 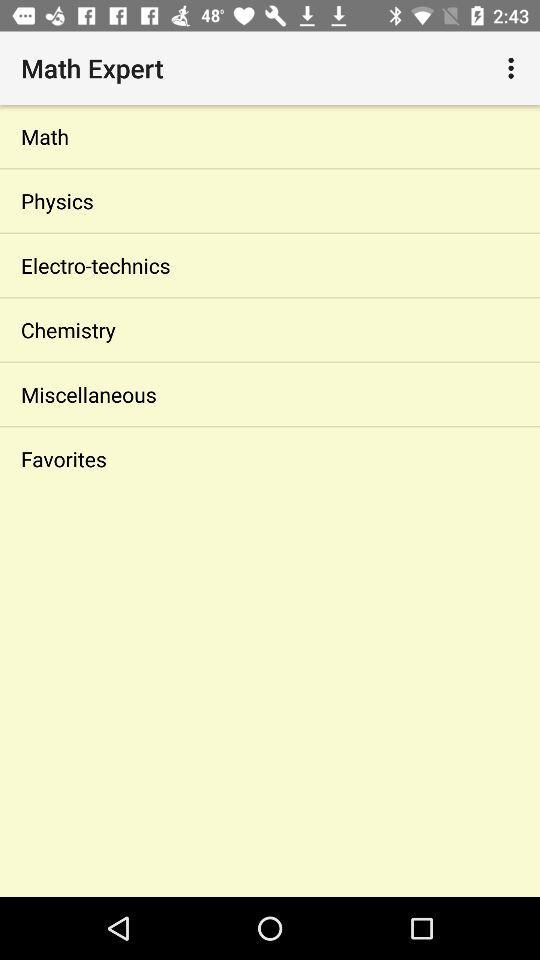 I want to click on item above miscellaneous app, so click(x=270, y=330).